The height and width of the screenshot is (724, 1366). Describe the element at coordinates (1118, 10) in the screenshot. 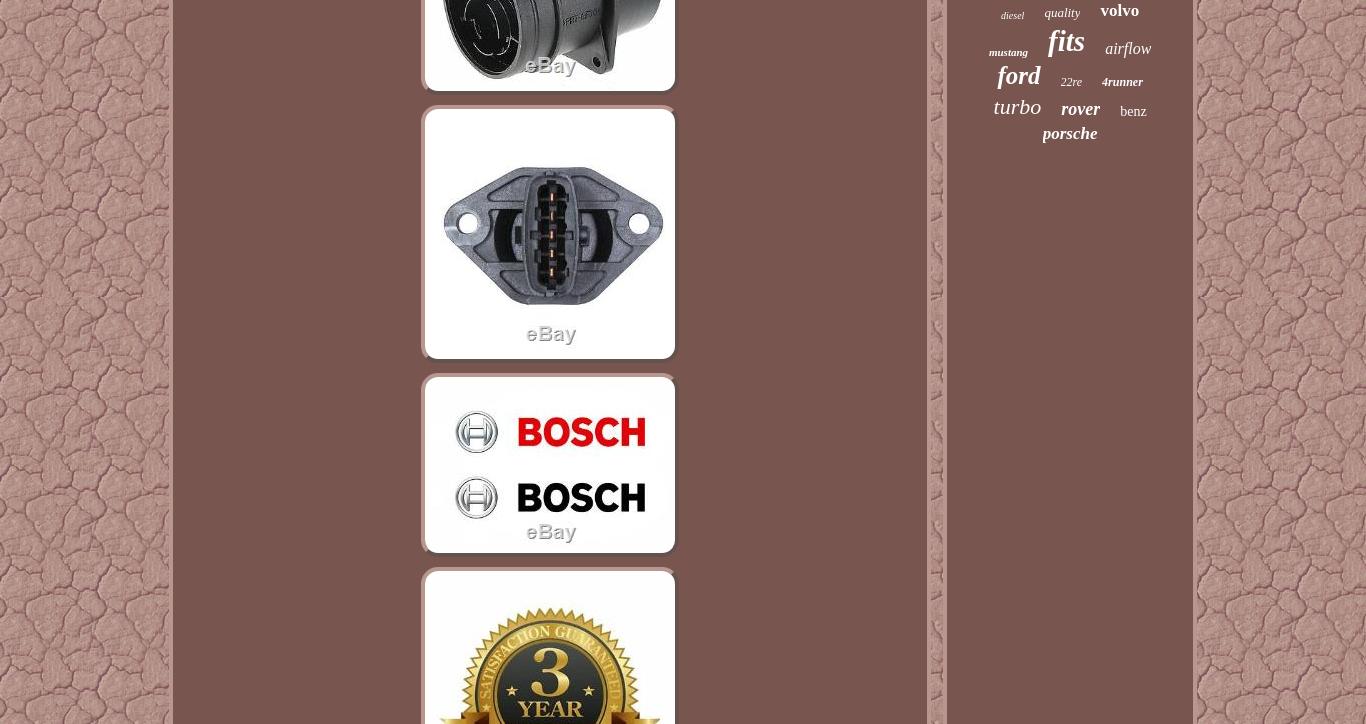

I see `'volvo'` at that location.